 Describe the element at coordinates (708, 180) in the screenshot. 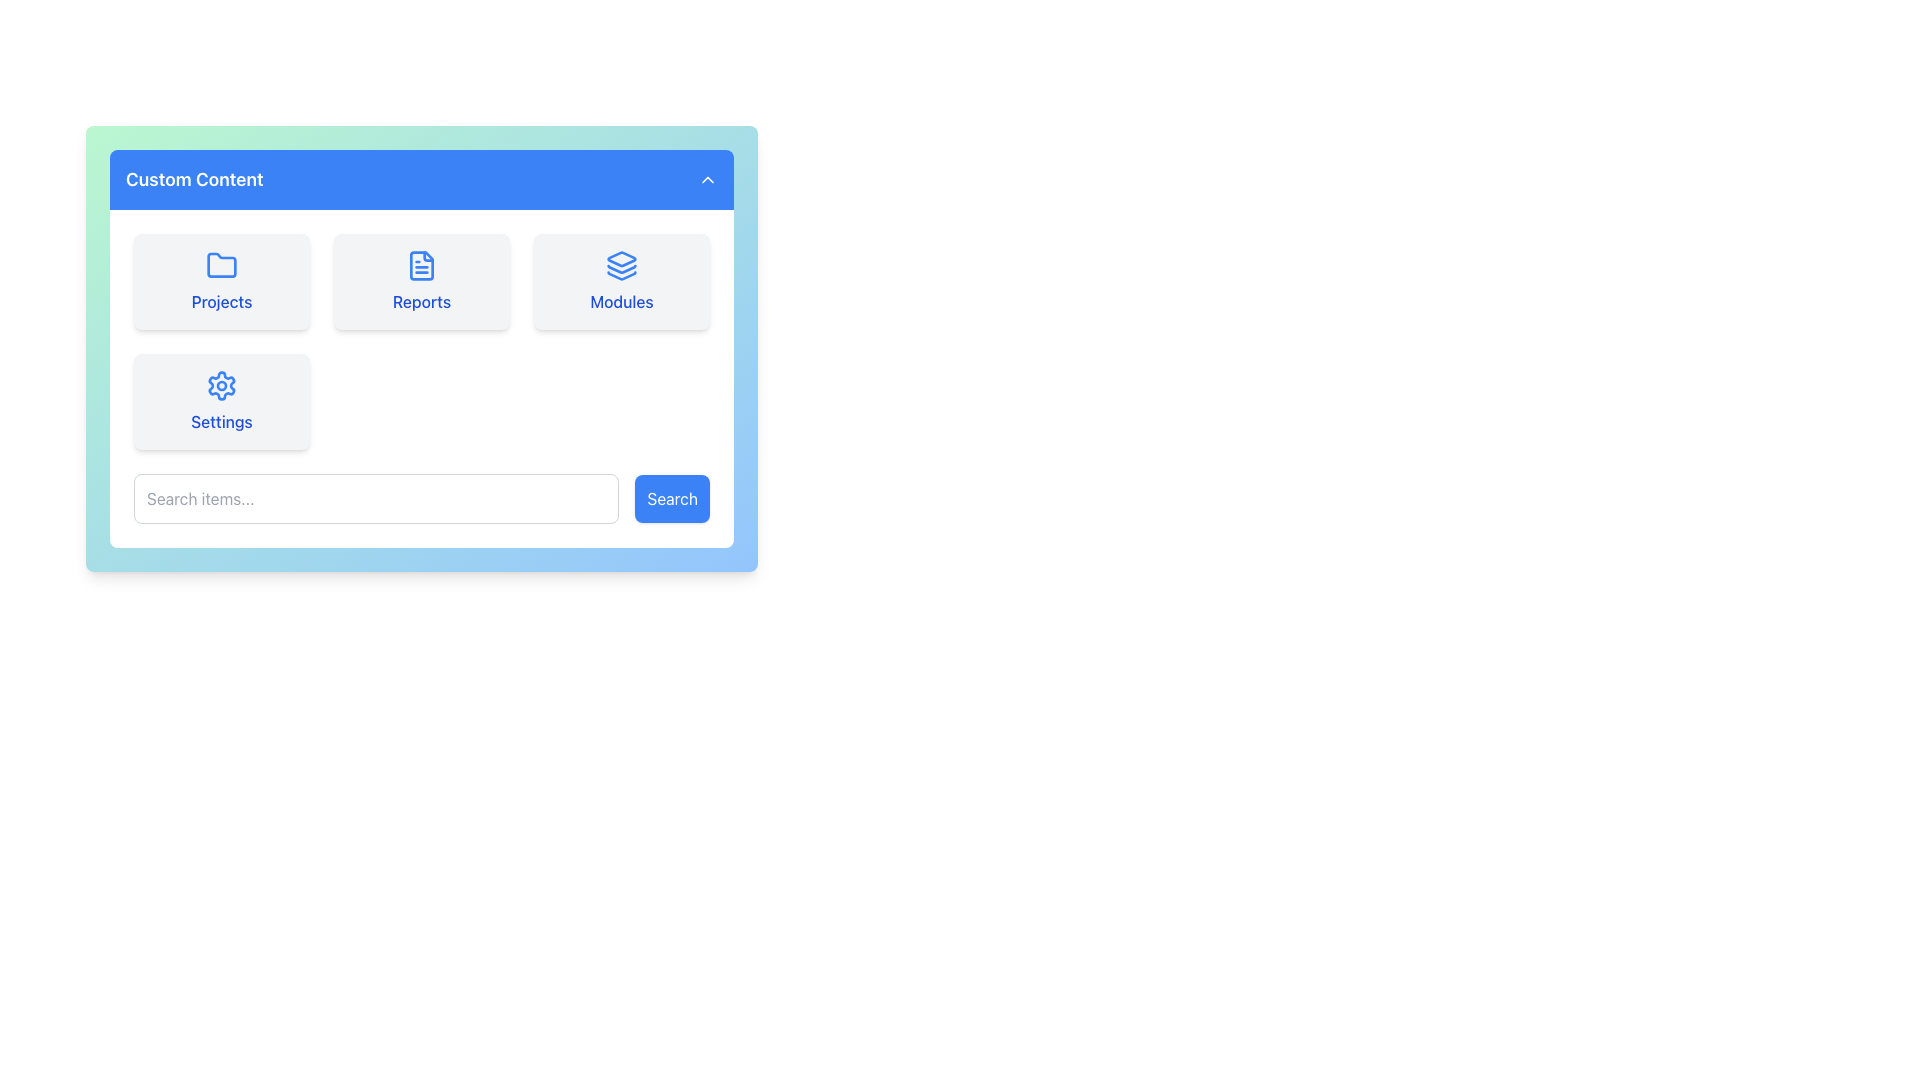

I see `the upward-facing chevron arrow button icon, which is embedded within the blue rectangular header of the 'Custom Content' component` at that location.